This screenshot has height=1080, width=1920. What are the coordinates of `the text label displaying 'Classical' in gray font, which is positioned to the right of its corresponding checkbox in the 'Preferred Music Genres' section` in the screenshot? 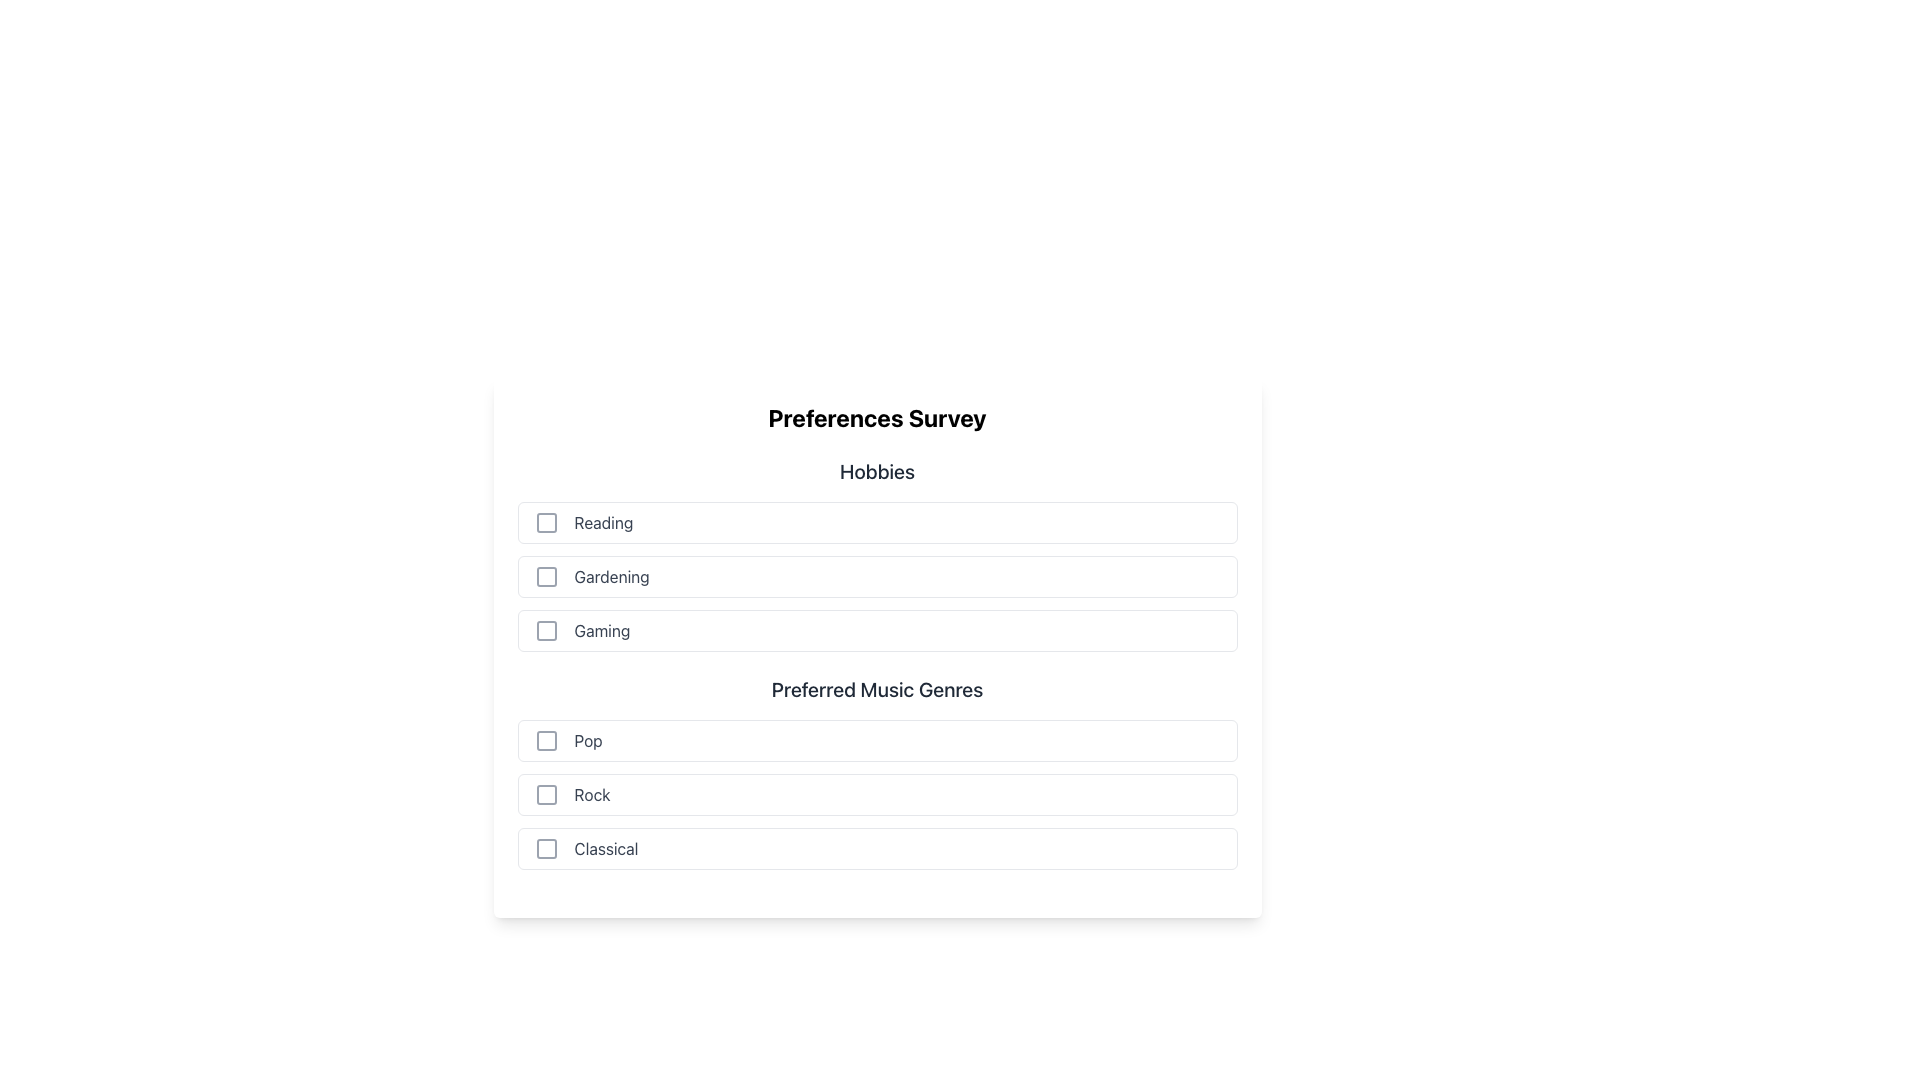 It's located at (605, 848).